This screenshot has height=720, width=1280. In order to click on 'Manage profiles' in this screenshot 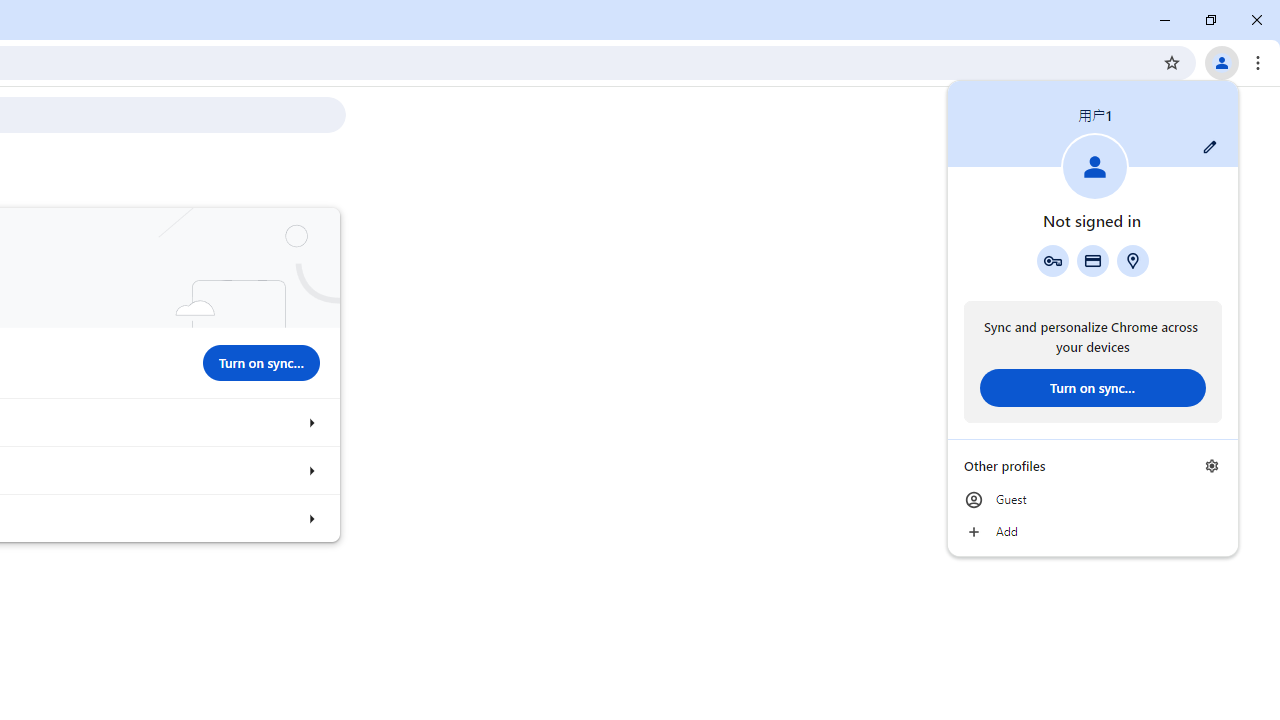, I will do `click(1211, 465)`.